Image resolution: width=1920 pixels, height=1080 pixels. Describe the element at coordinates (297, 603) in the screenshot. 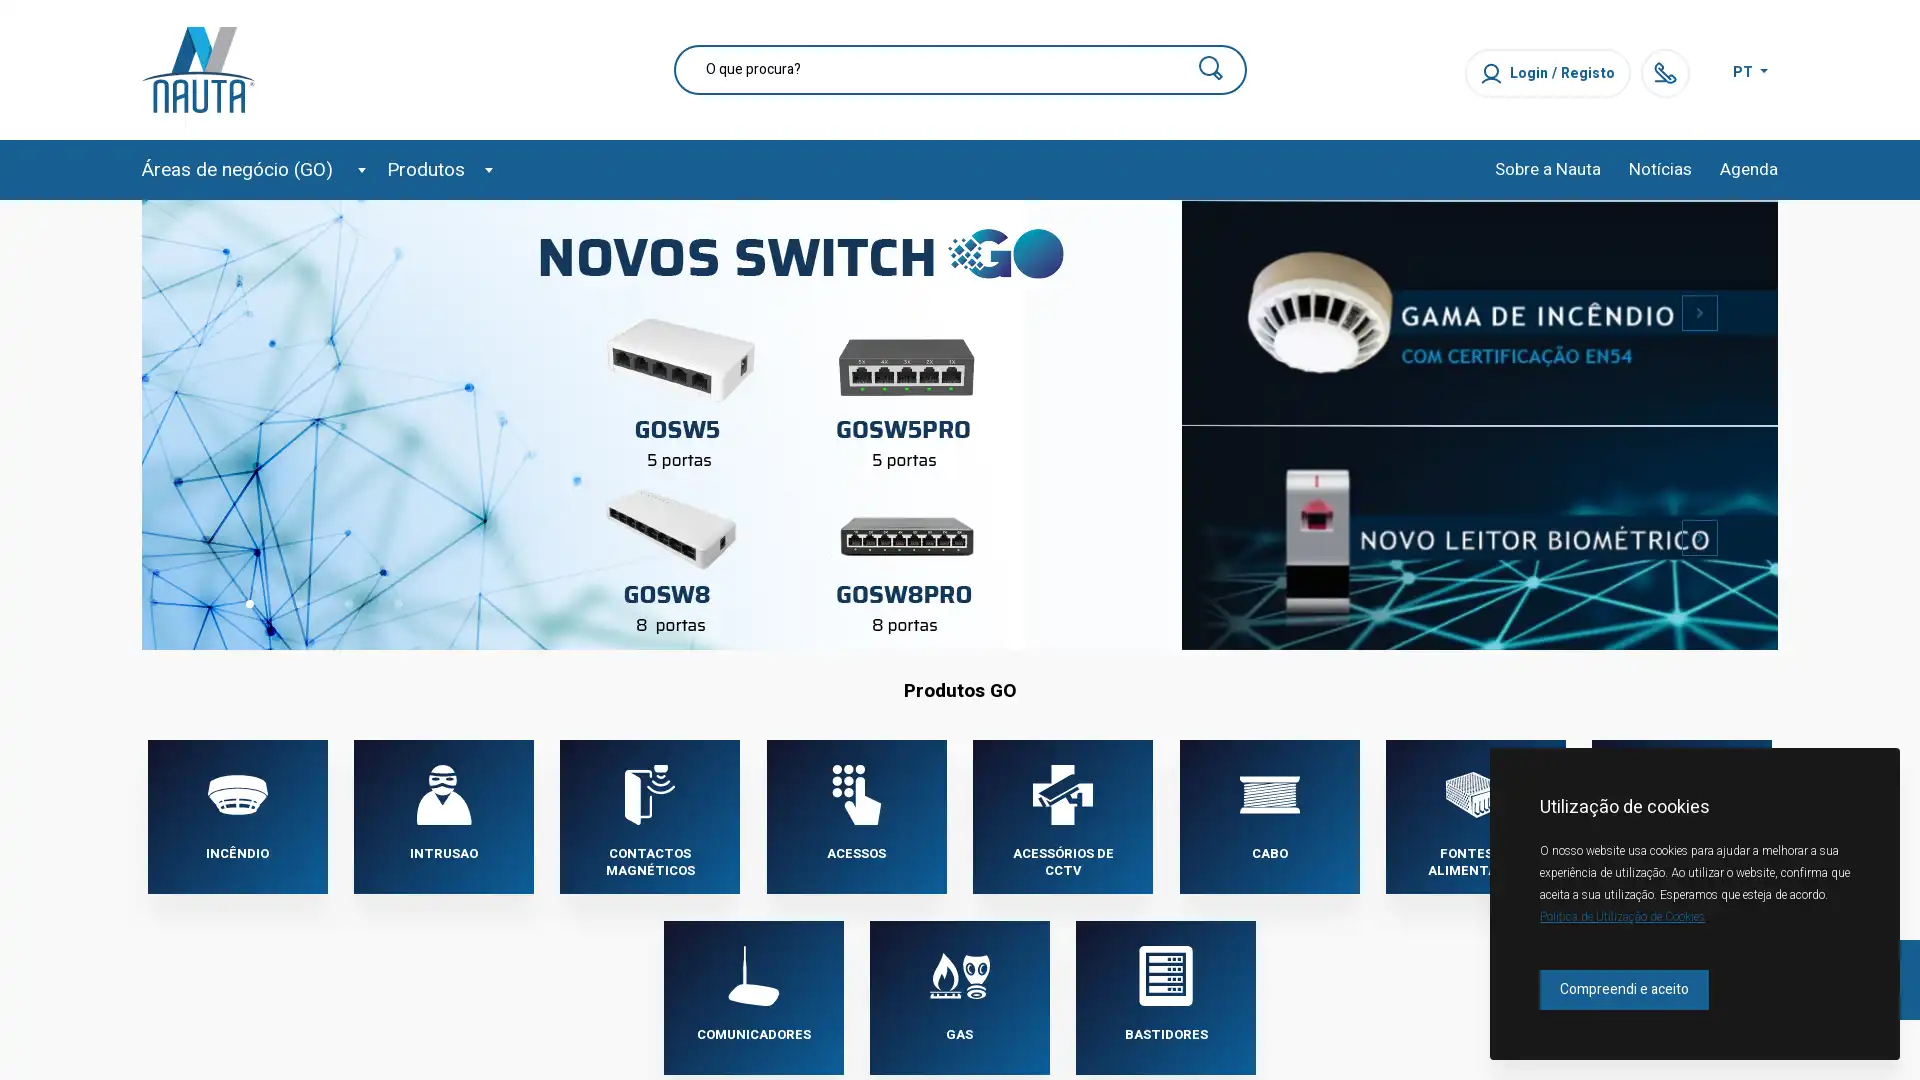

I see `Go to slide 2` at that location.